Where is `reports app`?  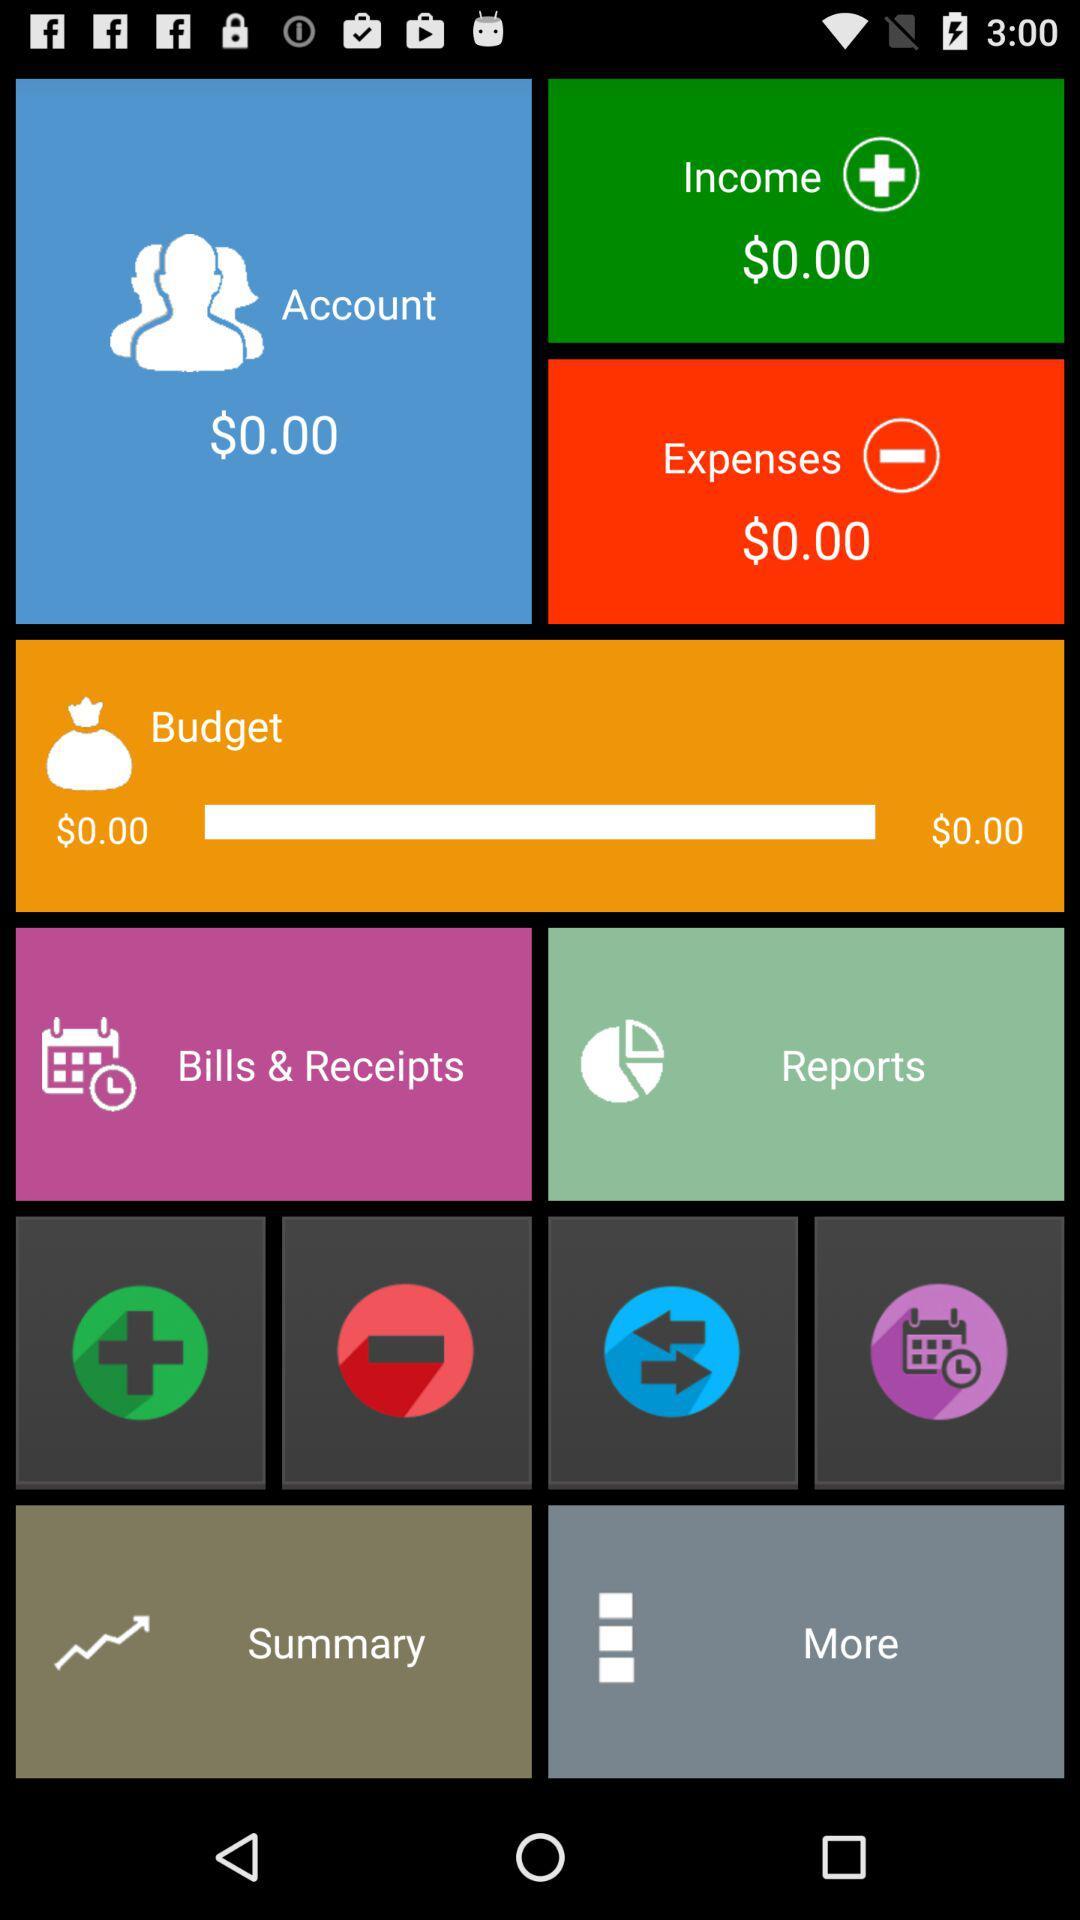 reports app is located at coordinates (805, 1063).